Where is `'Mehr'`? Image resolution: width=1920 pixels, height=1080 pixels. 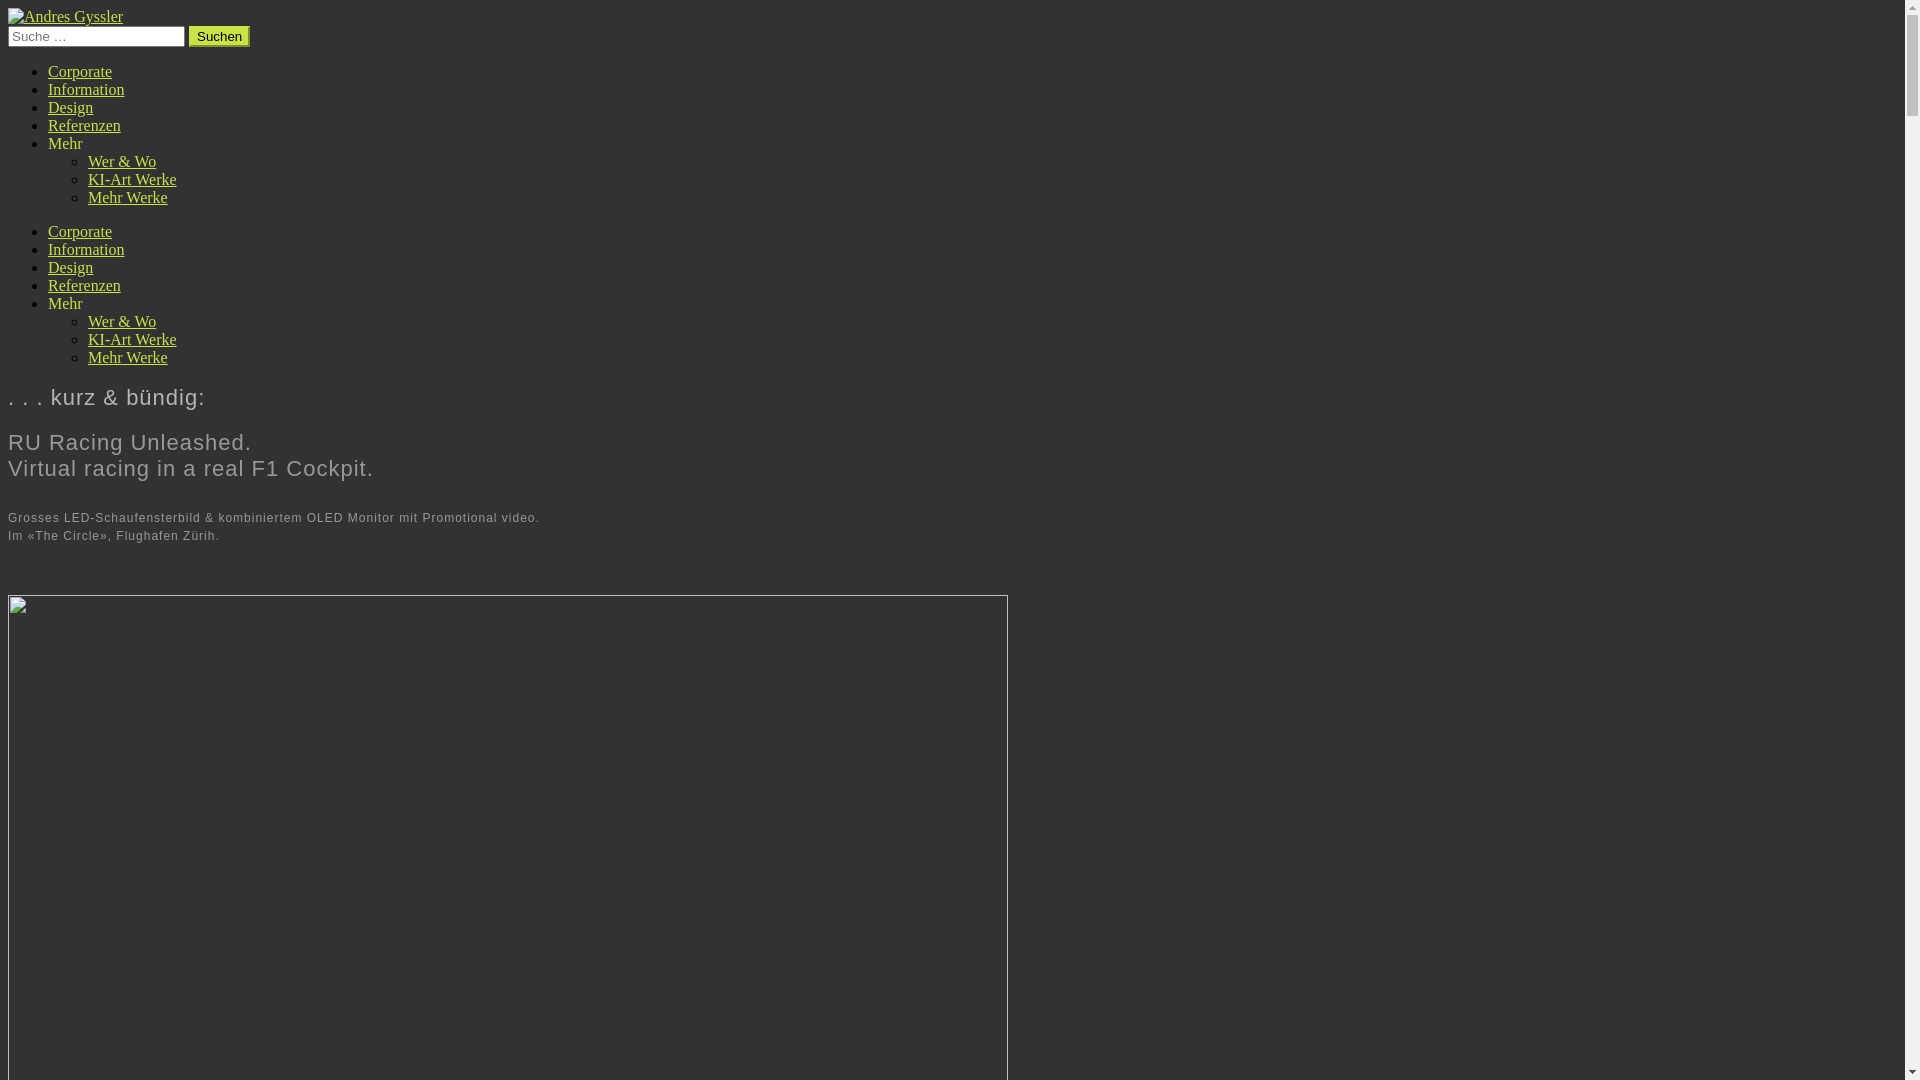 'Mehr' is located at coordinates (48, 142).